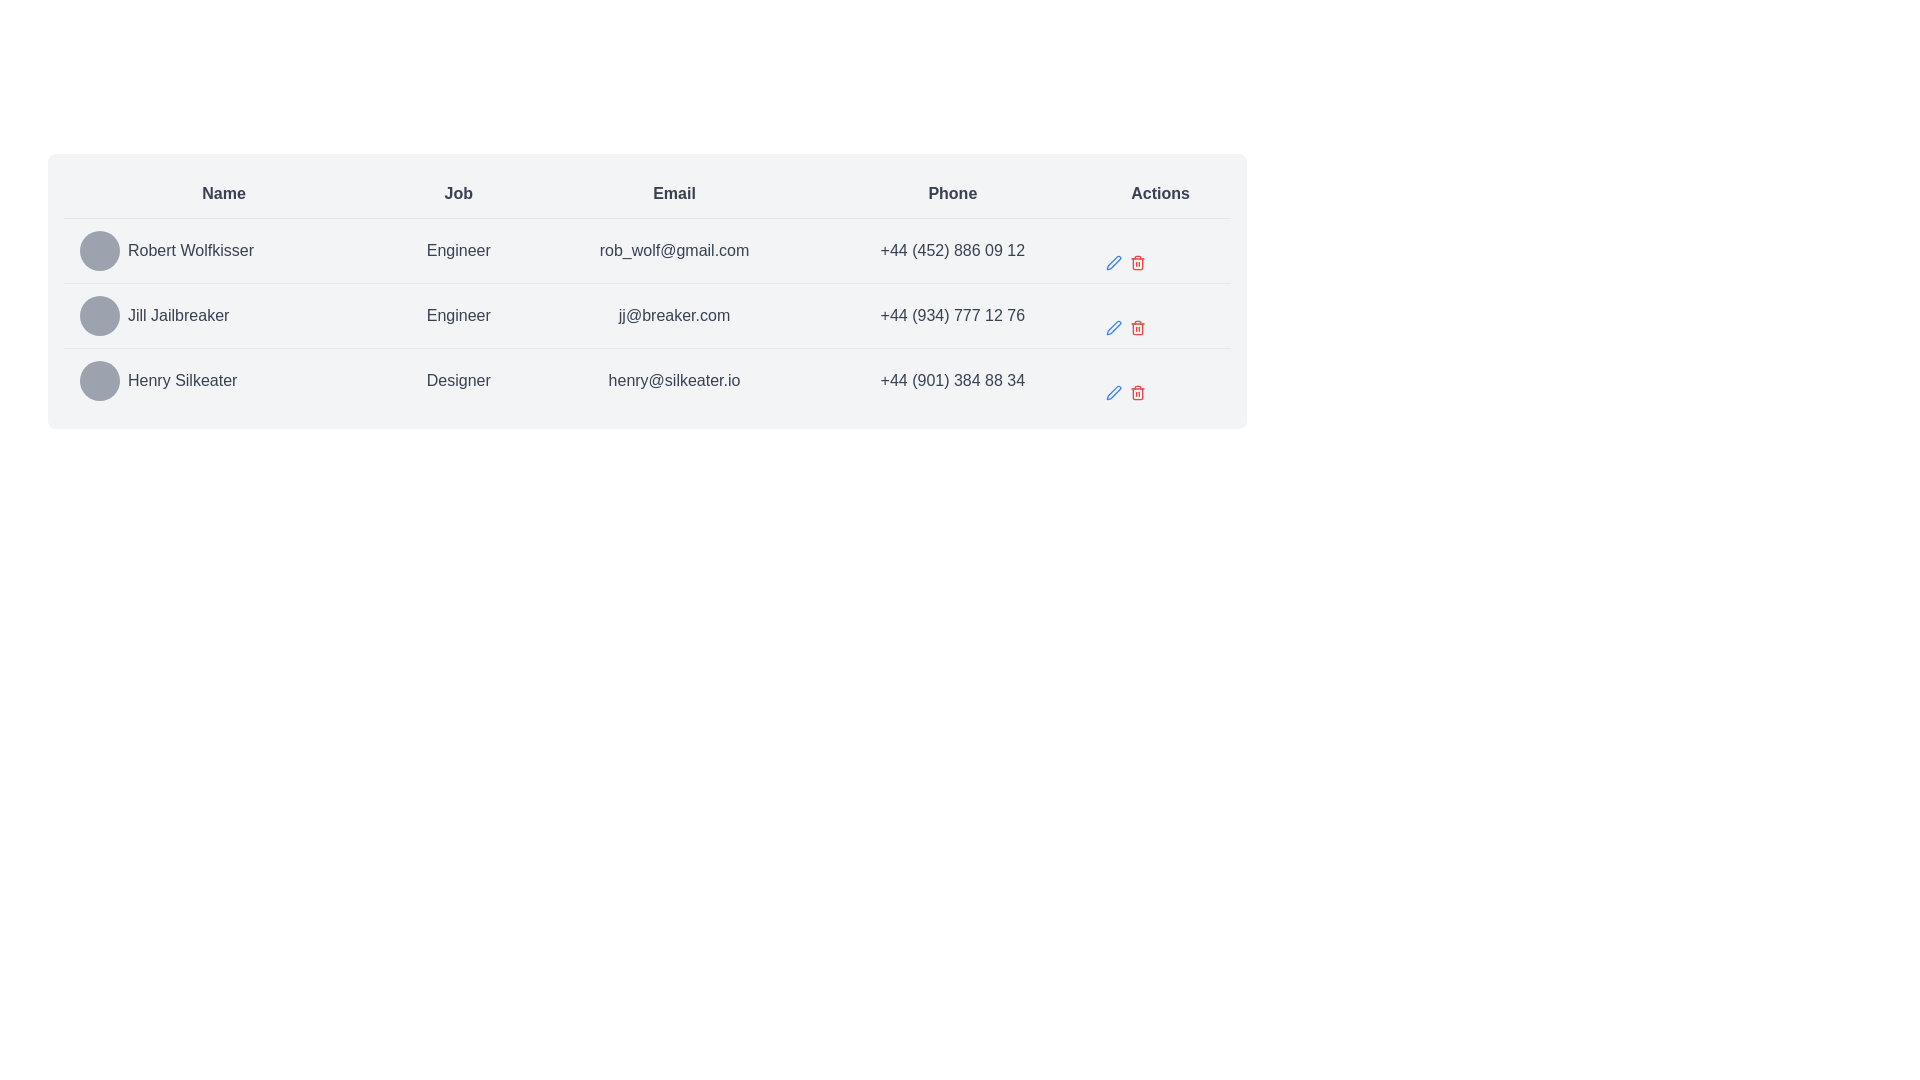  I want to click on the text label reading 'Job', which is styled in bold sans-serif font and centrally aligned within a light gray background, located in the header row of a tabular structure, so click(457, 194).